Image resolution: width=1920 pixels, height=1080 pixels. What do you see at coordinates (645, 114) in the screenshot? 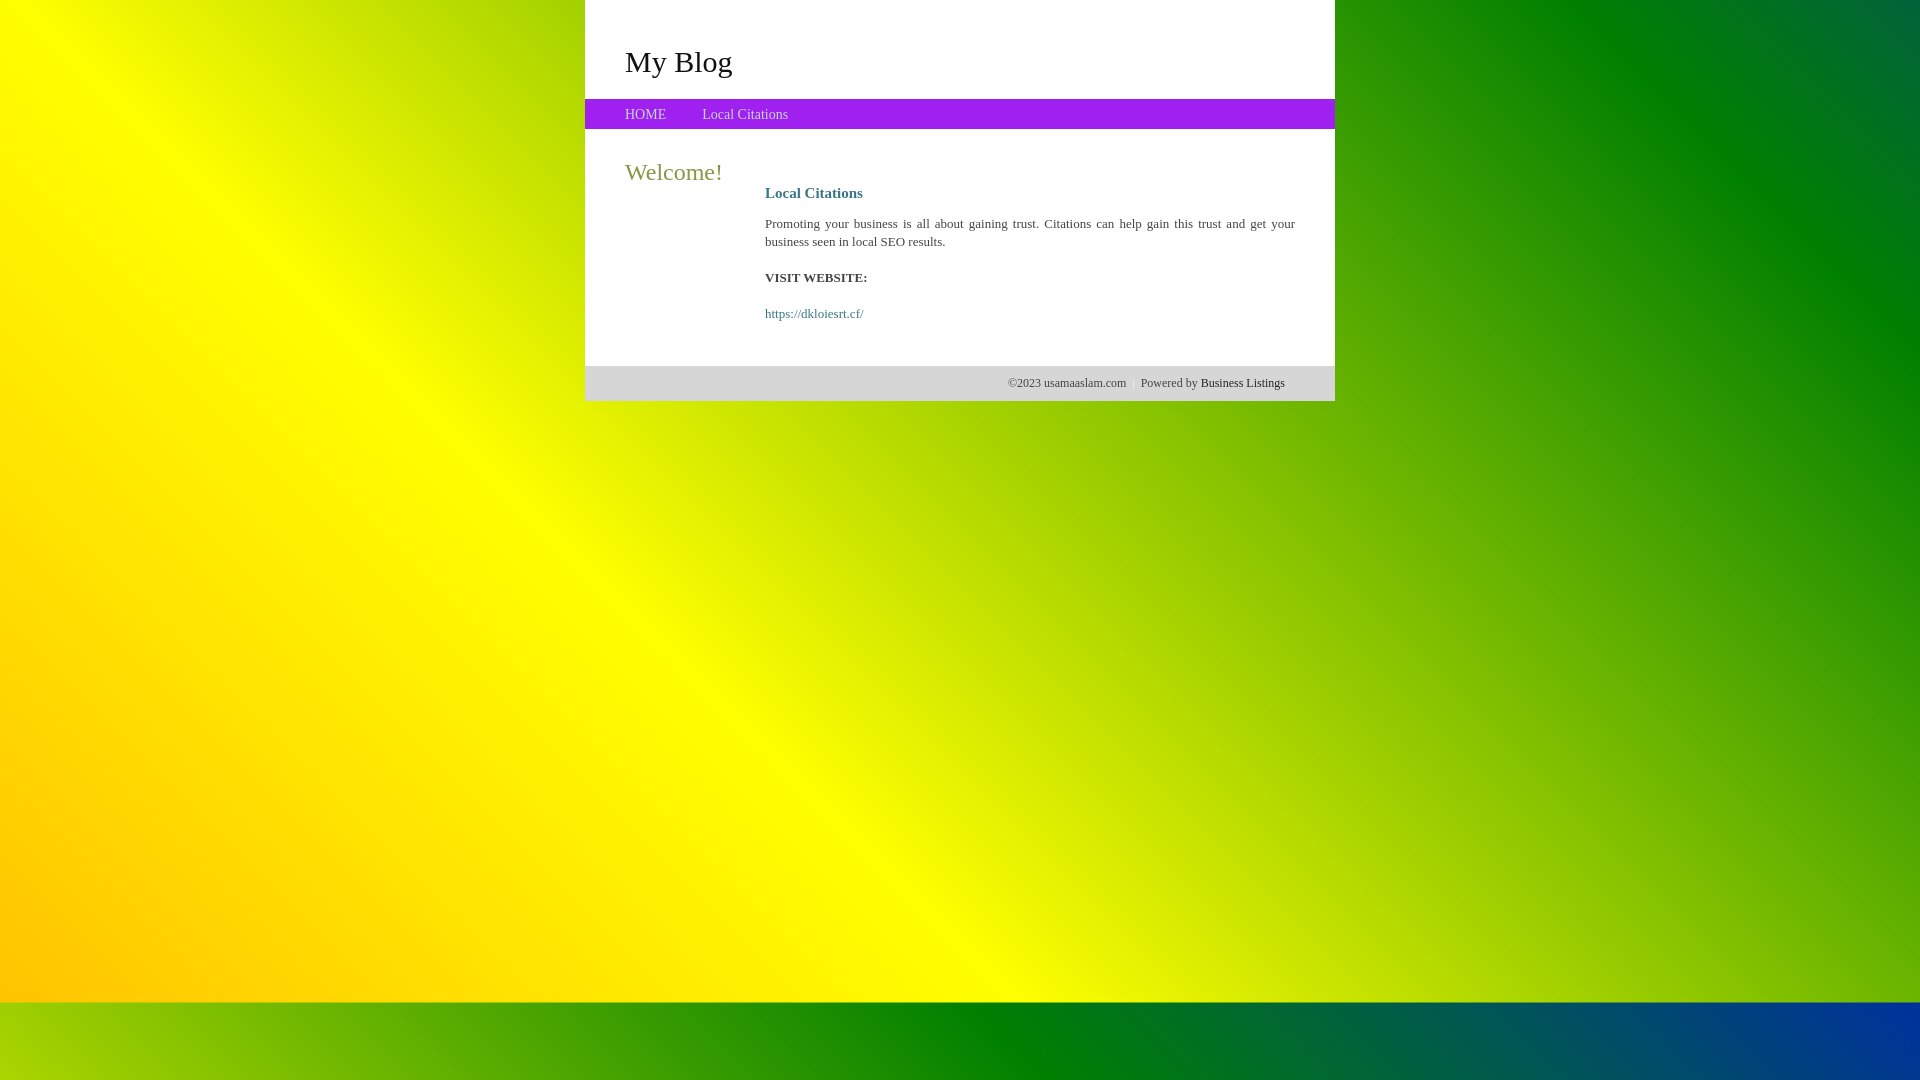
I see `'HOME'` at bounding box center [645, 114].